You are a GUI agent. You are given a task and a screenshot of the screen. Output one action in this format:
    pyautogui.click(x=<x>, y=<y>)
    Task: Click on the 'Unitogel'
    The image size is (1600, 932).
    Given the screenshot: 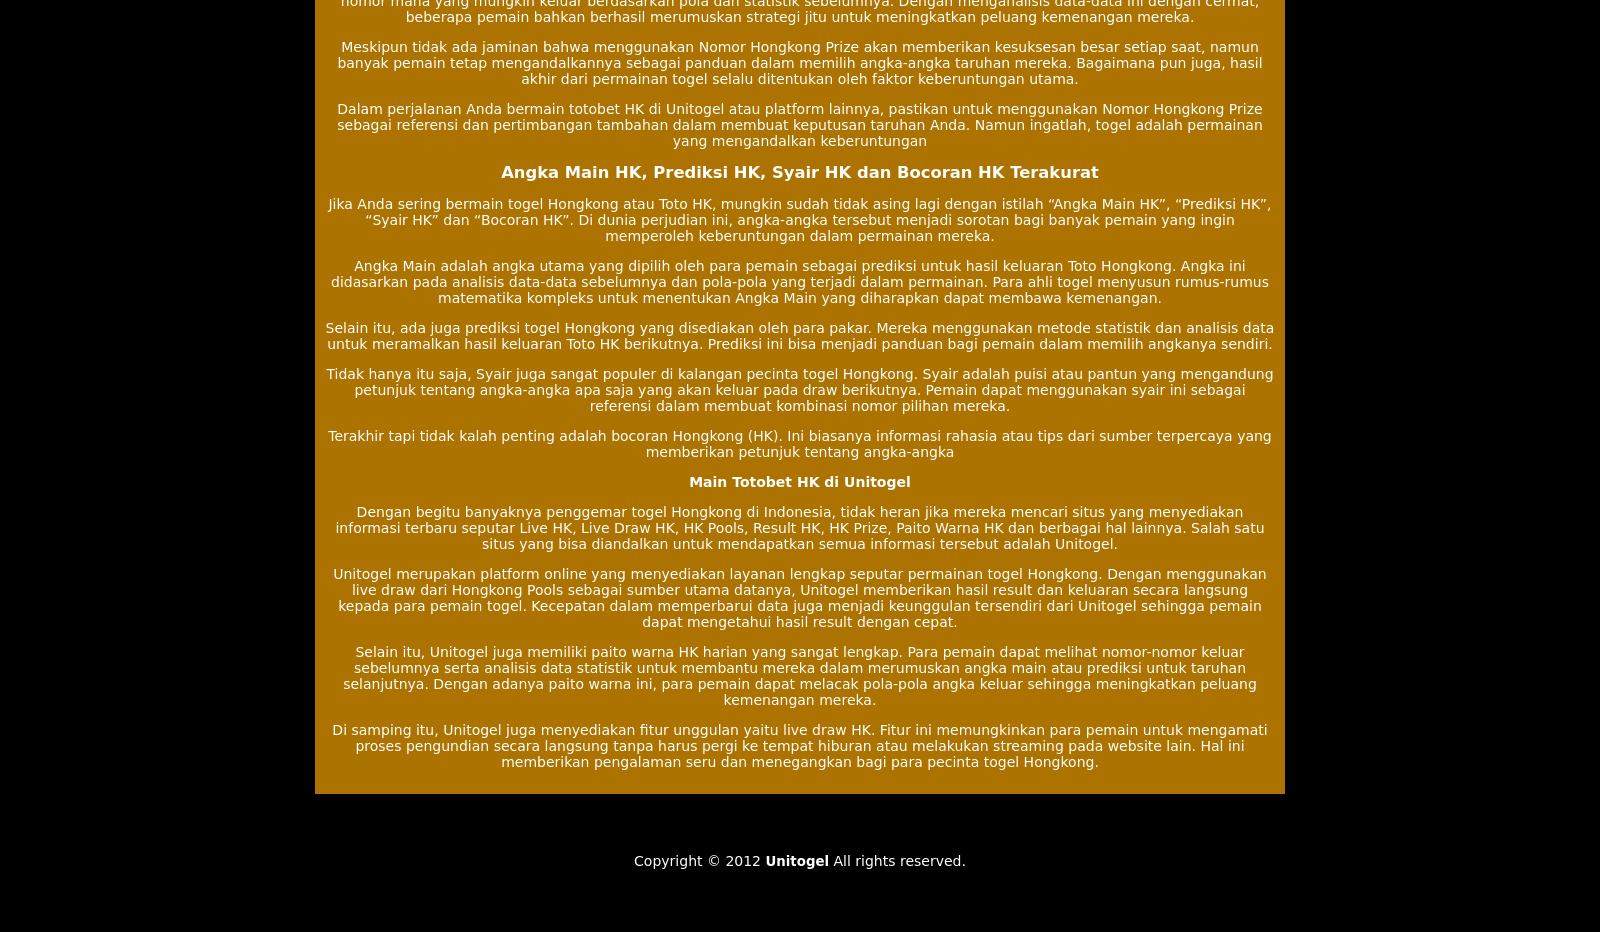 What is the action you would take?
    pyautogui.click(x=796, y=860)
    